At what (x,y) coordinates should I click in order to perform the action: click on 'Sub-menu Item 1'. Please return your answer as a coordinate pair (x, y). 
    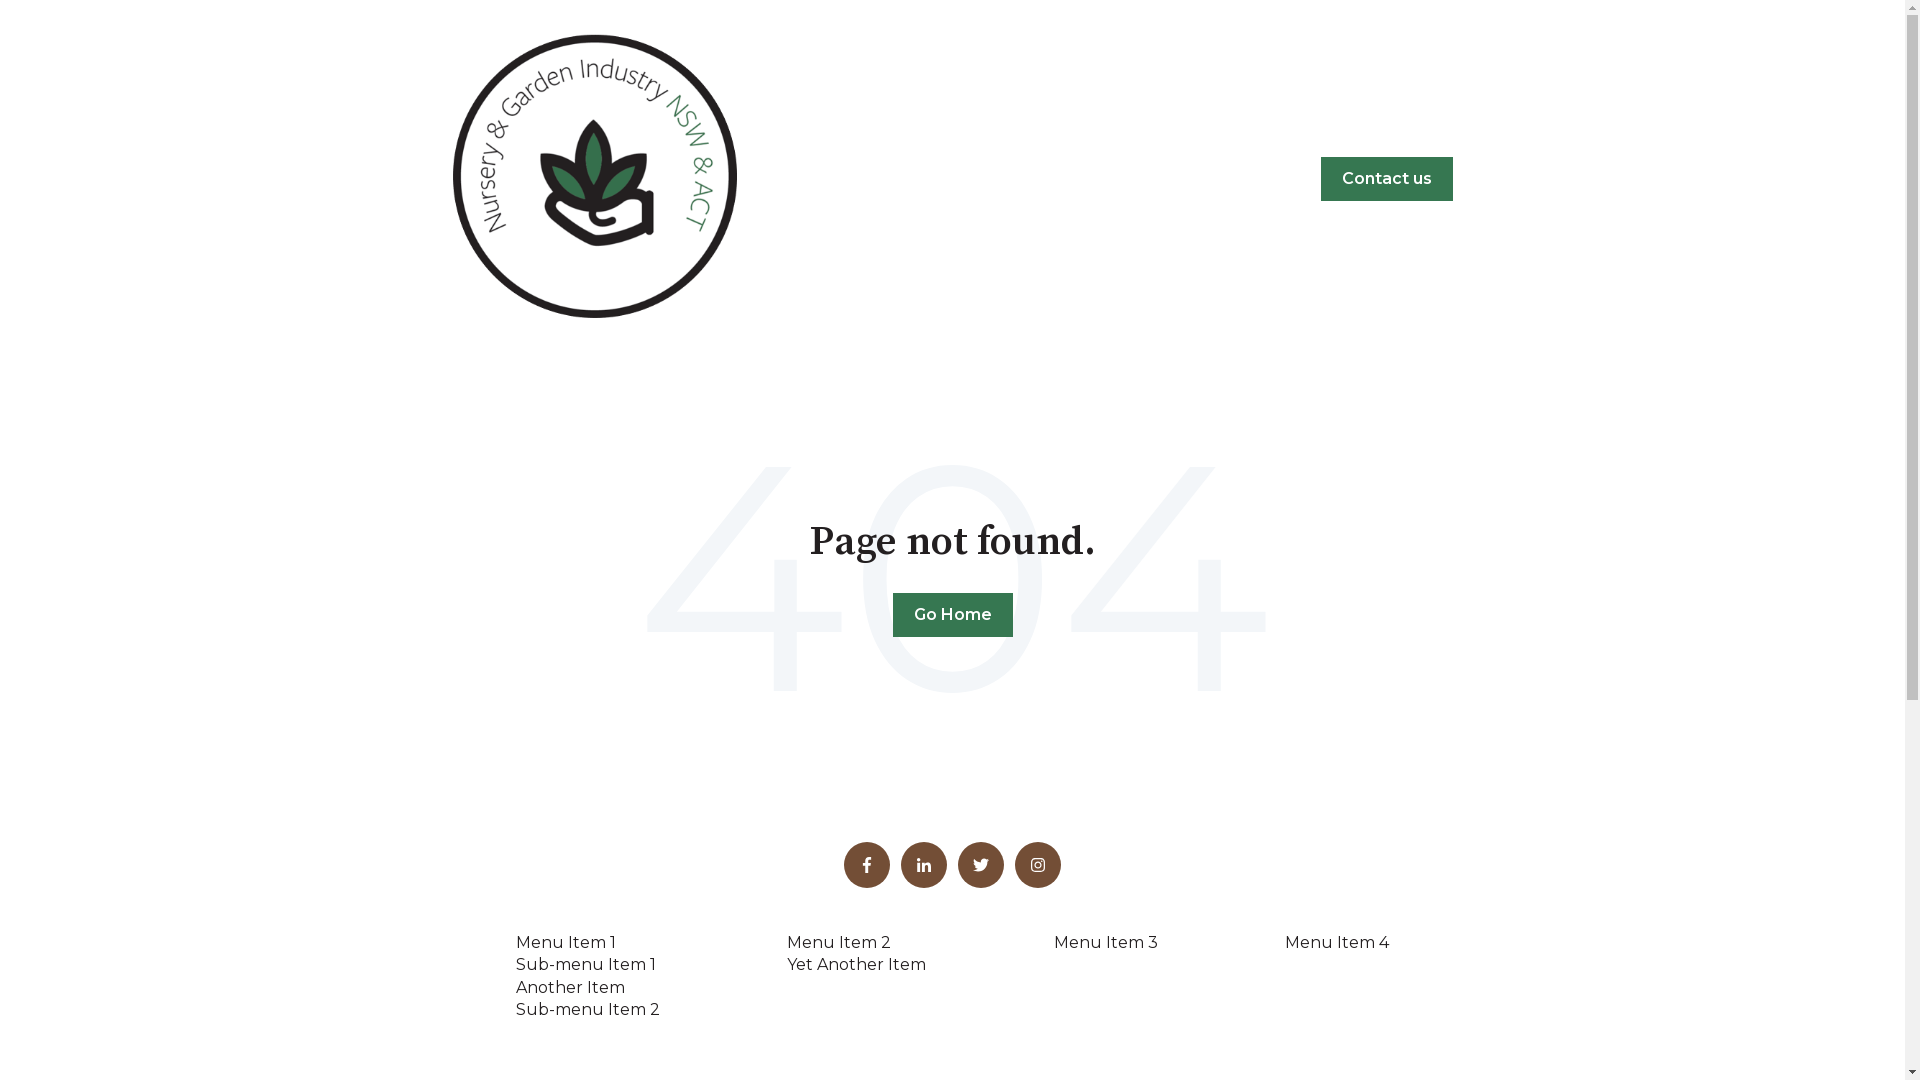
    Looking at the image, I should click on (584, 963).